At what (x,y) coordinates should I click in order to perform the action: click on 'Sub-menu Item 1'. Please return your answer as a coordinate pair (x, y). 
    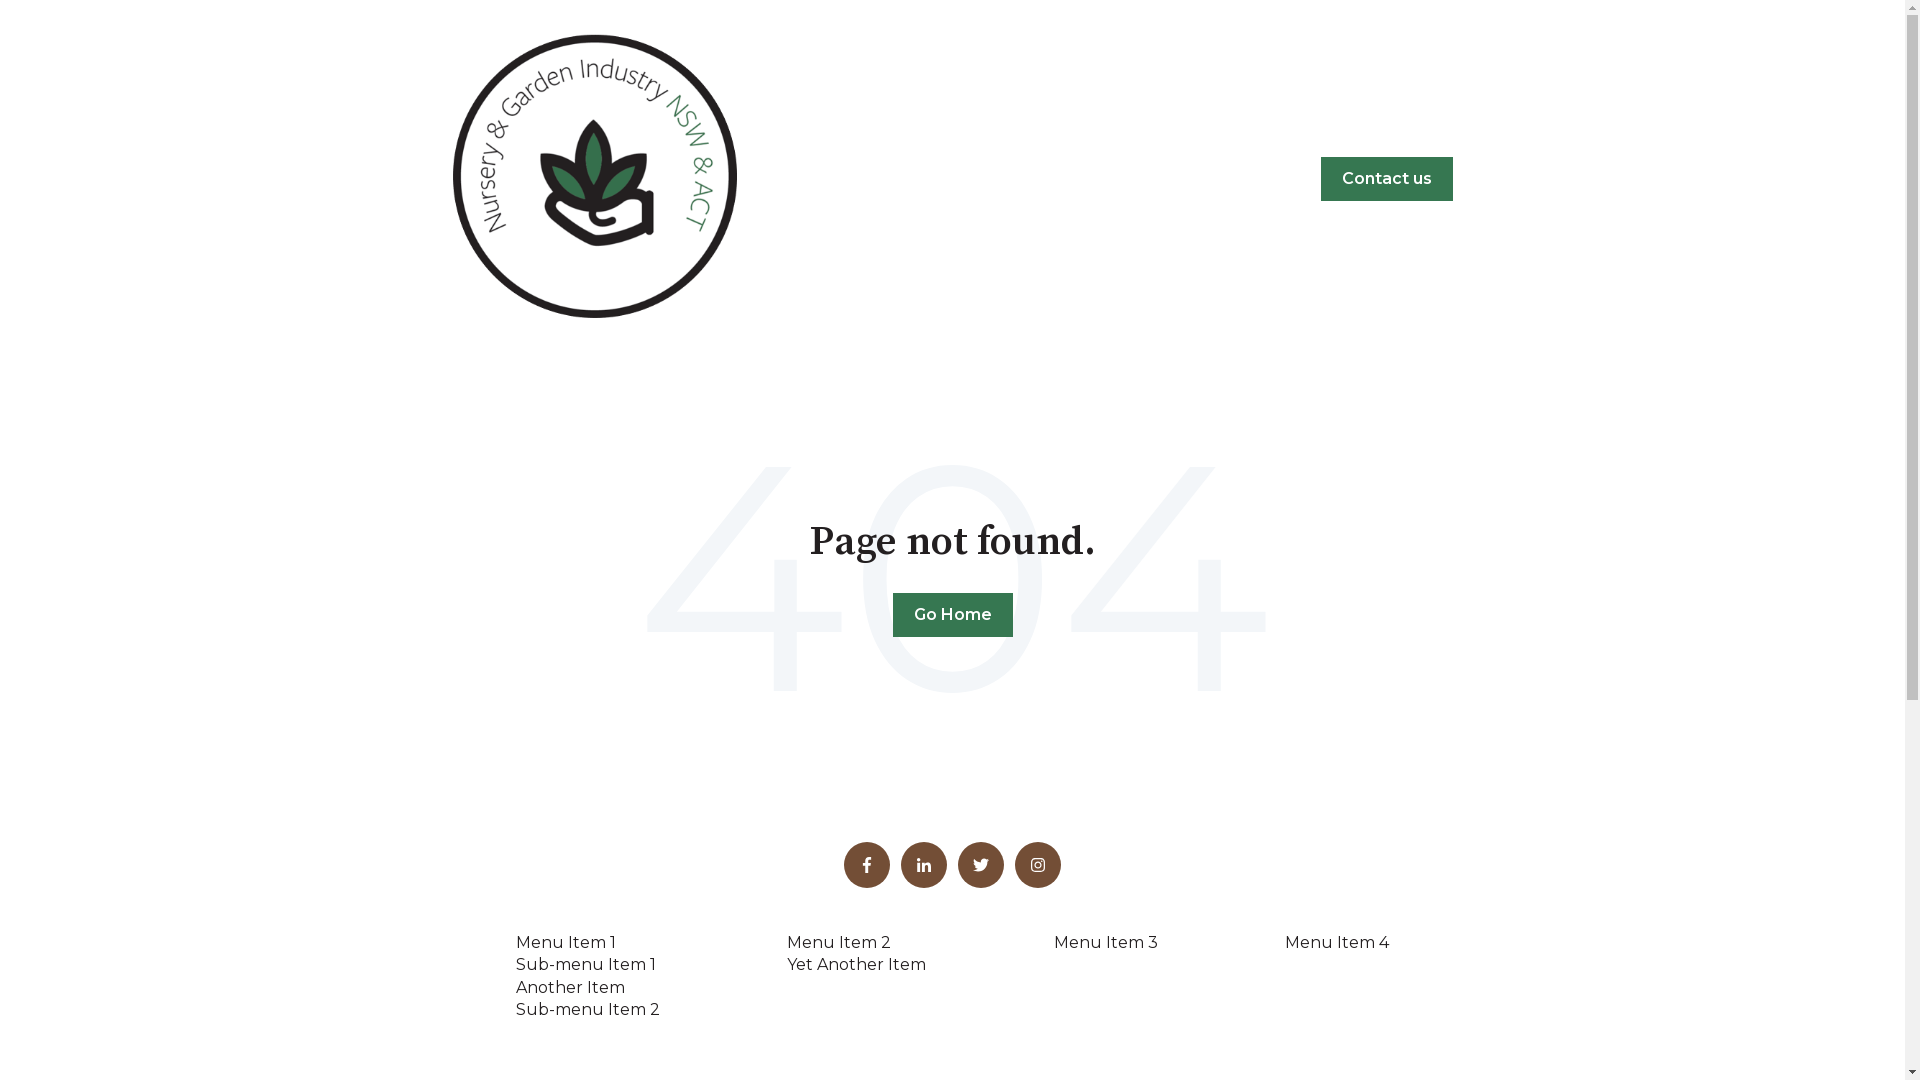
    Looking at the image, I should click on (584, 963).